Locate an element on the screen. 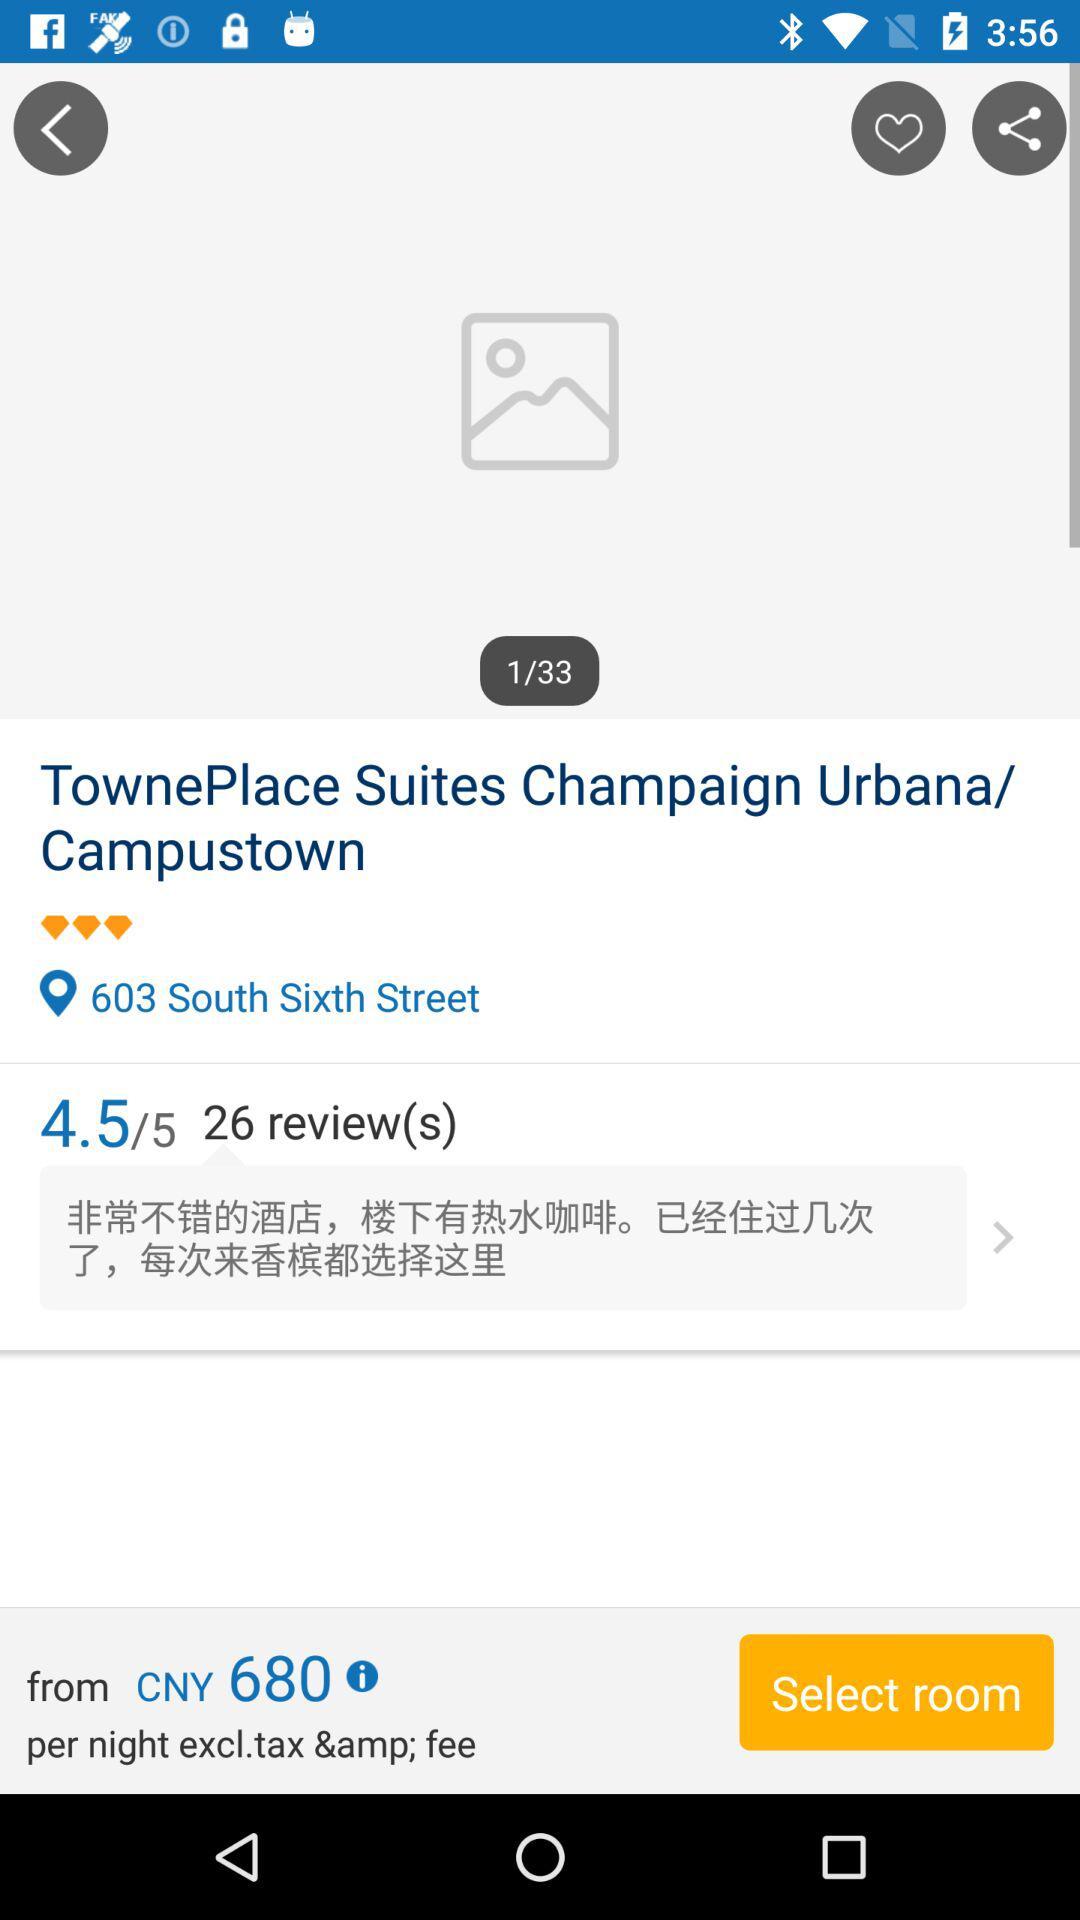 This screenshot has width=1080, height=1920. select room is located at coordinates (895, 1691).